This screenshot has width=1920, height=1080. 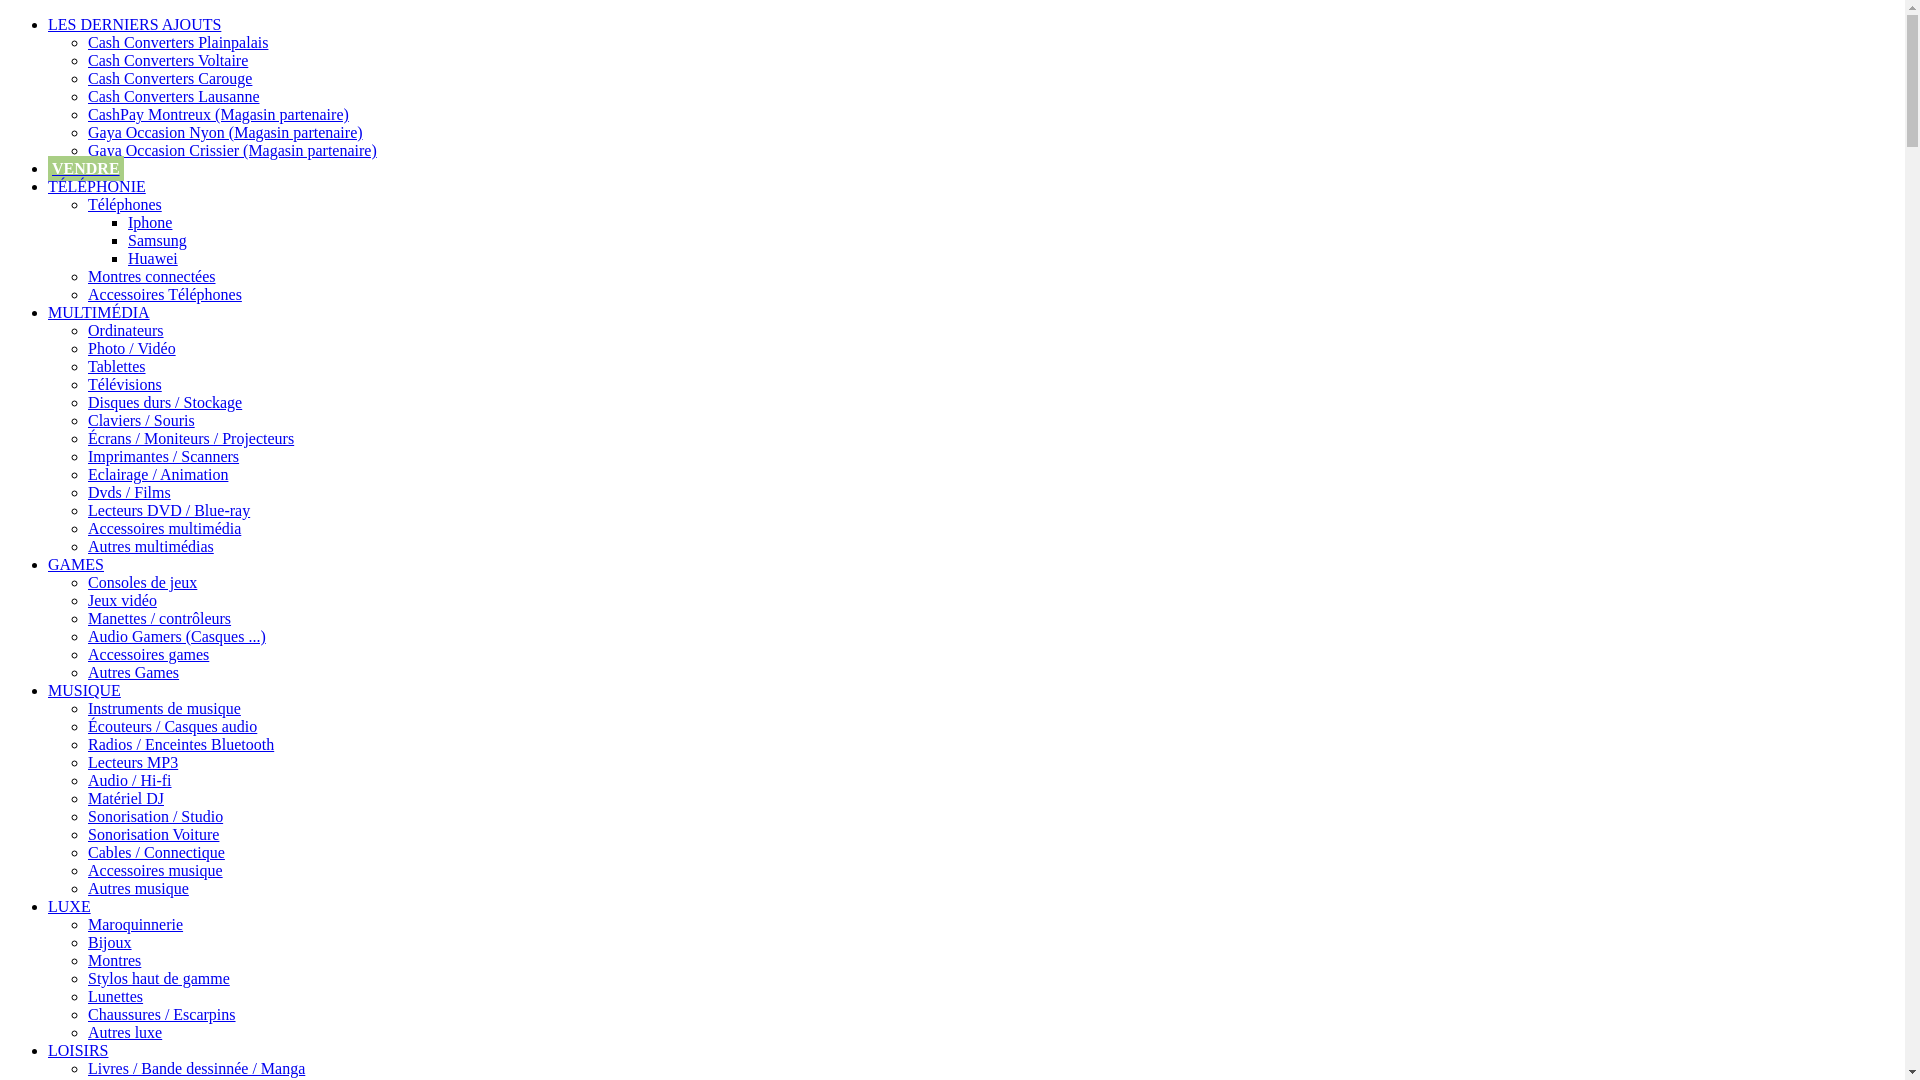 I want to click on 'Instruments de musique', so click(x=164, y=707).